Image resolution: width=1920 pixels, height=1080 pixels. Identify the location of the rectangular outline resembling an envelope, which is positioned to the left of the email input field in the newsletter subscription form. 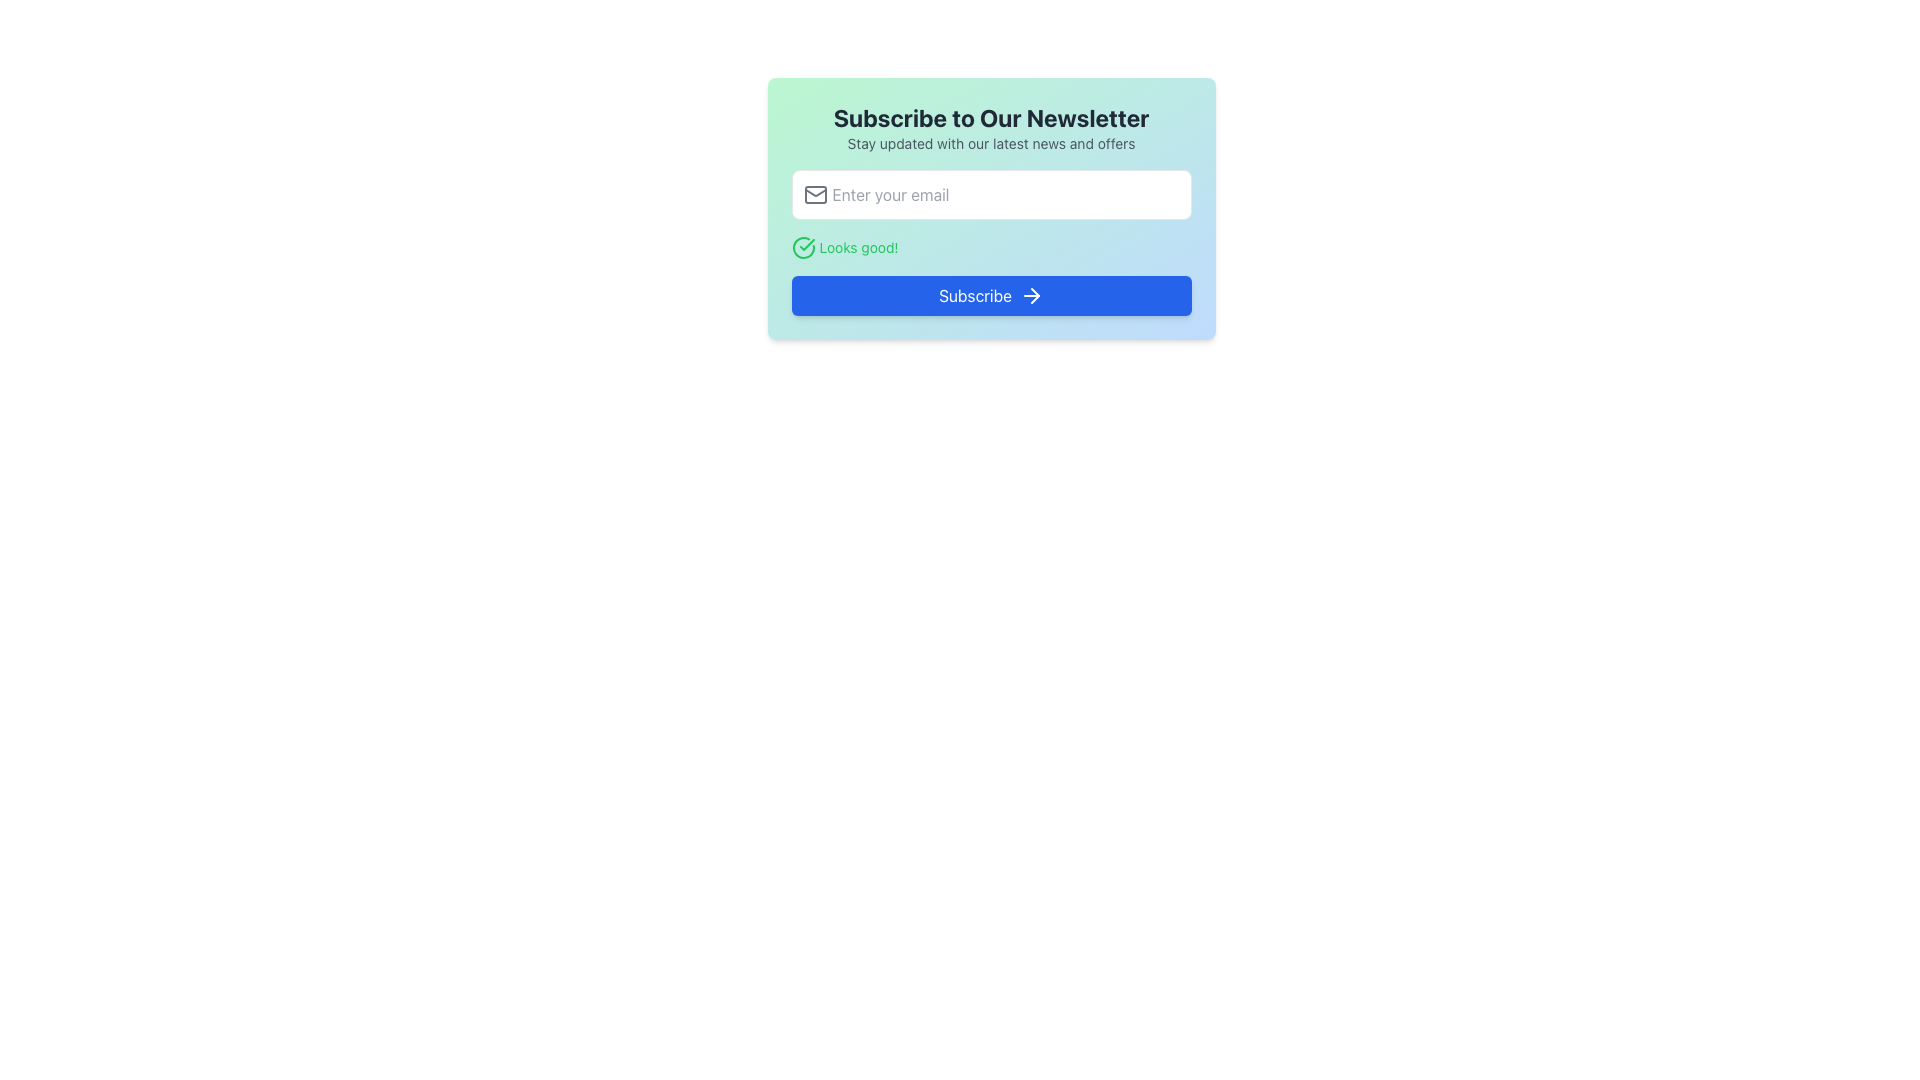
(815, 195).